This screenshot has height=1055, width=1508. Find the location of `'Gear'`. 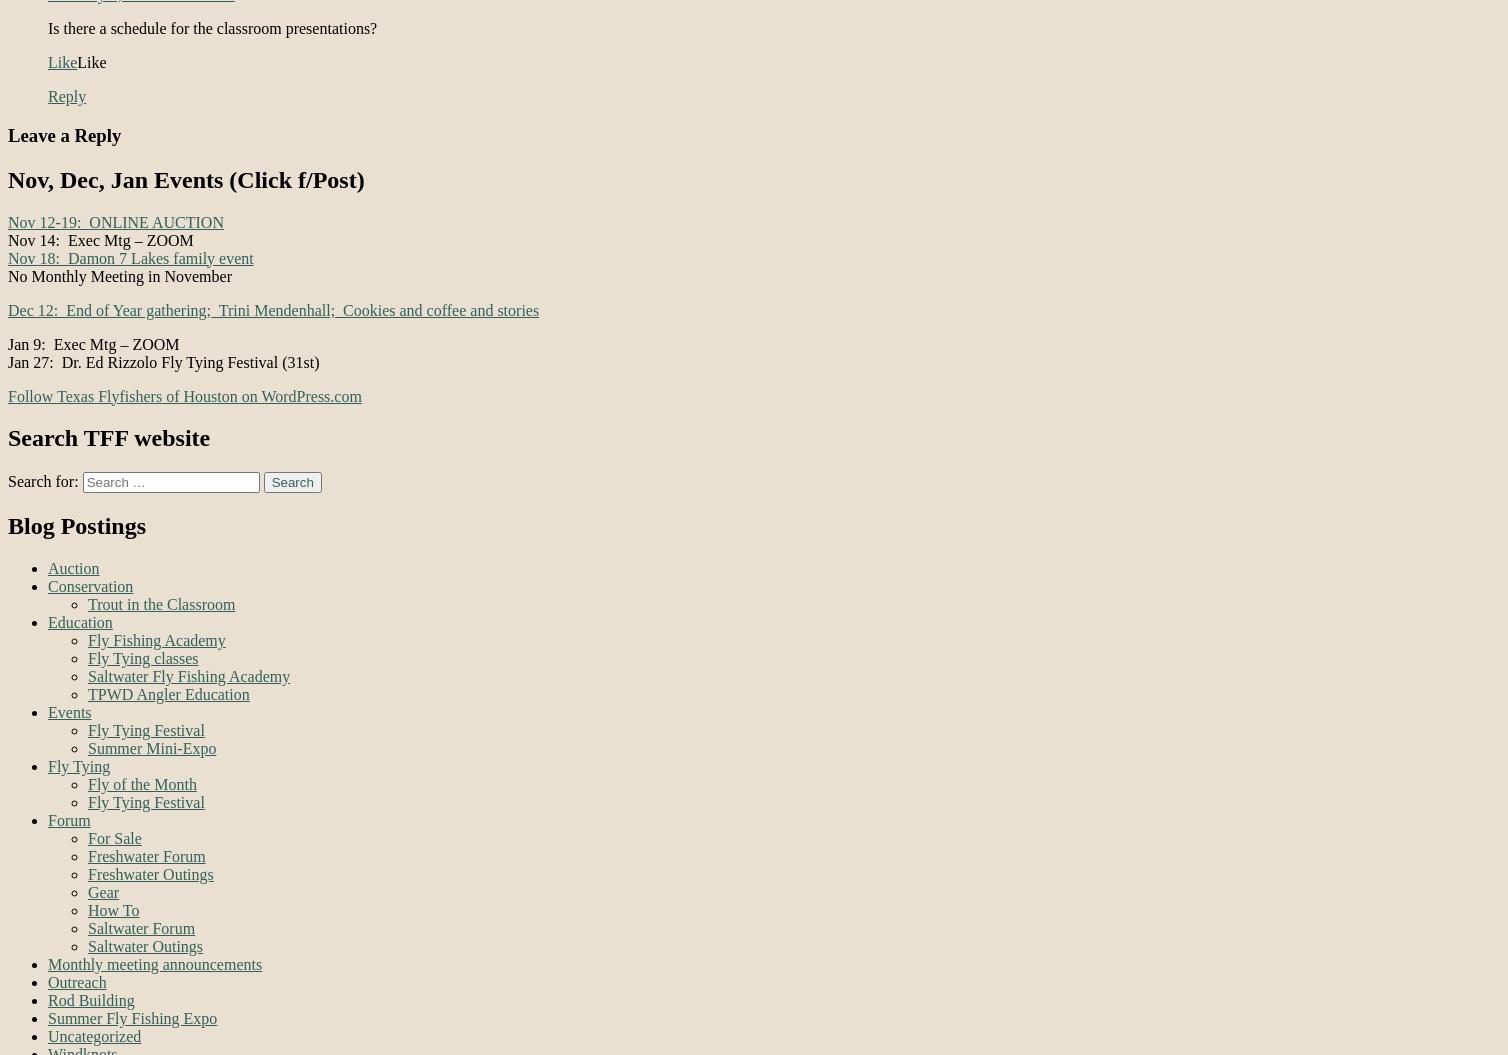

'Gear' is located at coordinates (103, 891).